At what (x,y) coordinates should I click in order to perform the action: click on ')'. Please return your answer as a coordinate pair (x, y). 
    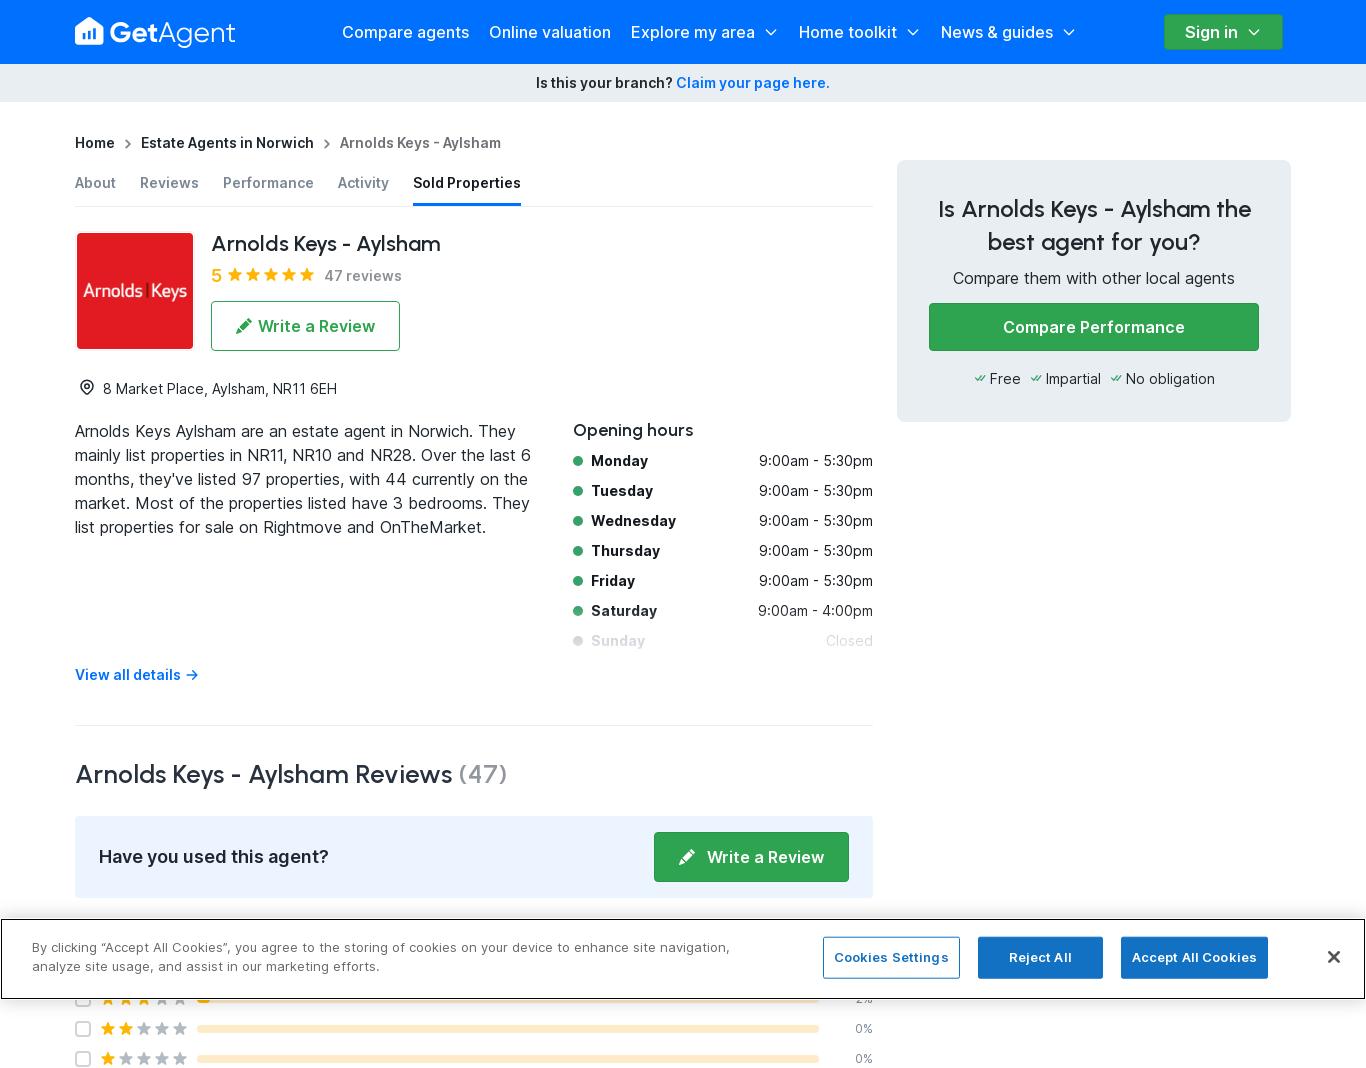
    Looking at the image, I should click on (502, 773).